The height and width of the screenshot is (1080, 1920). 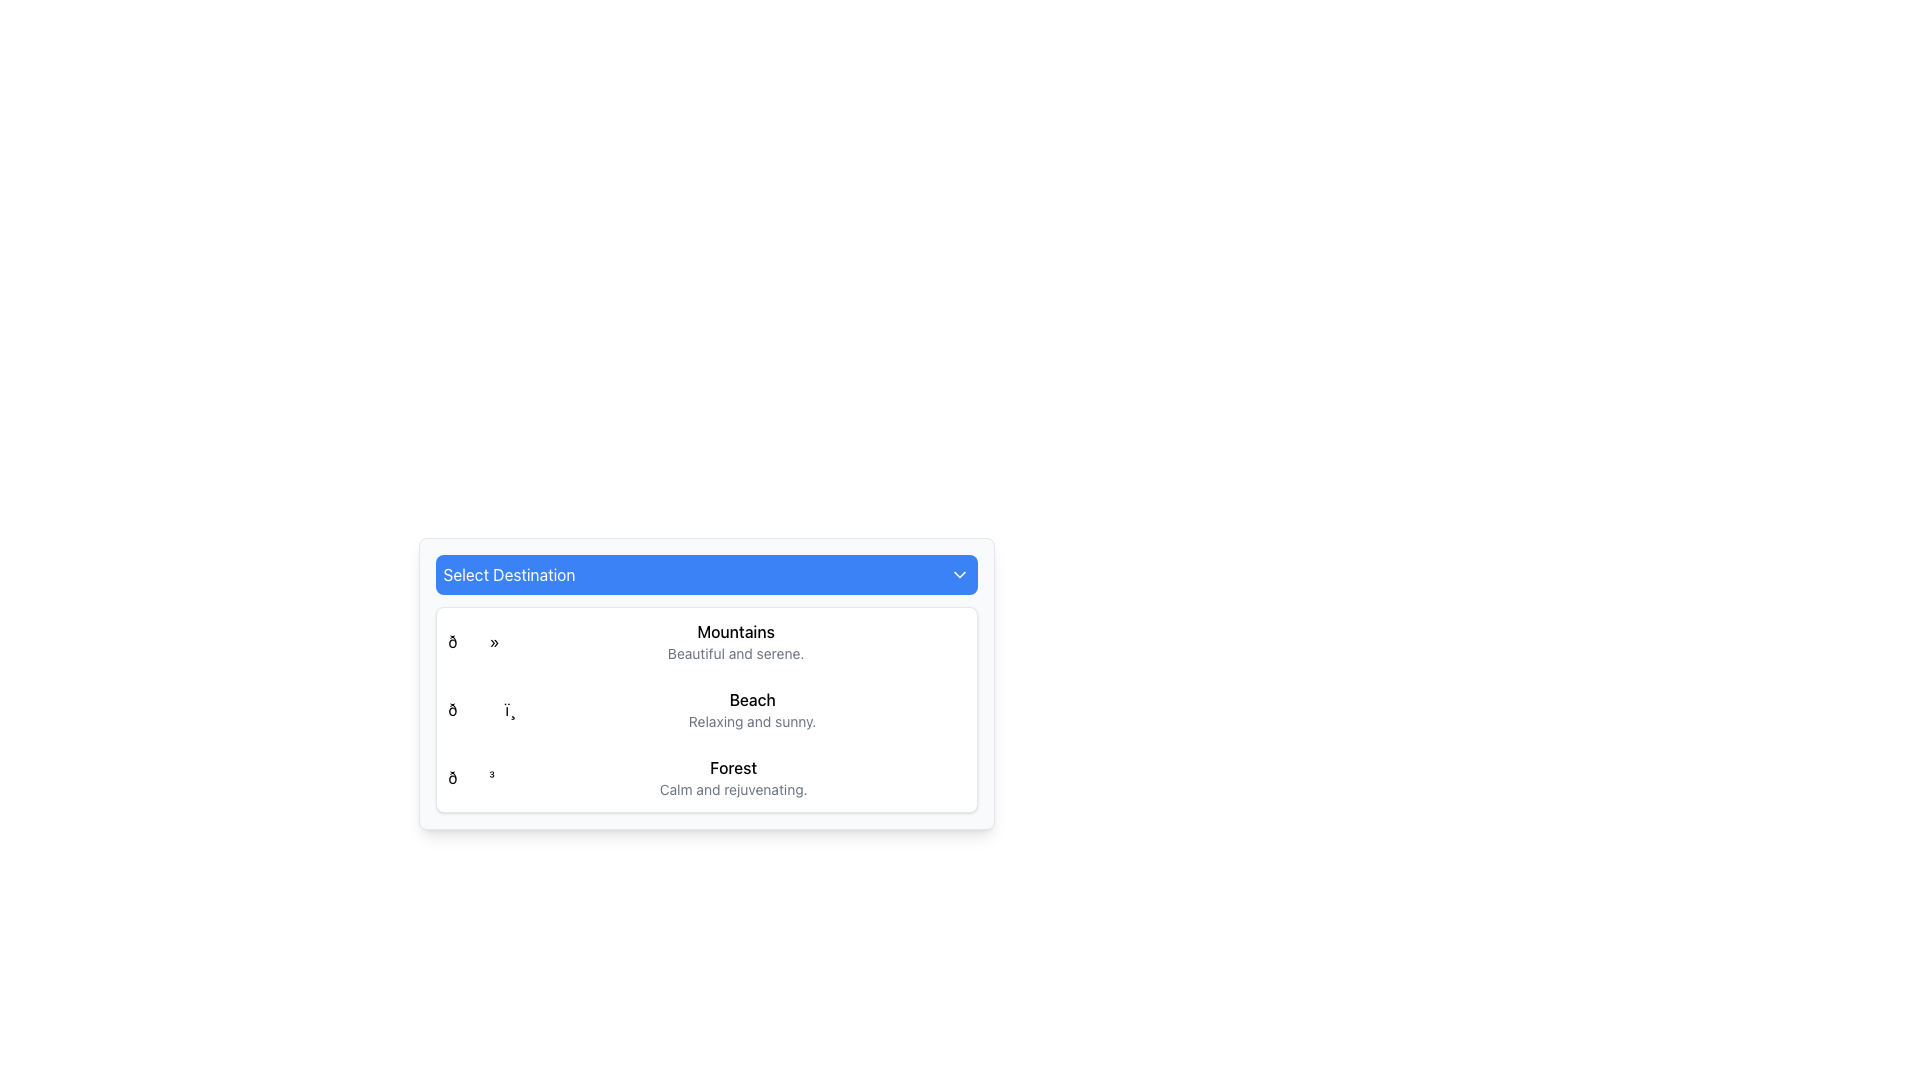 I want to click on the selectable option labeled 'Beach' in the 'Select Destination' panel, which describes the destination as 'Relaxing and sunny.', so click(x=751, y=708).